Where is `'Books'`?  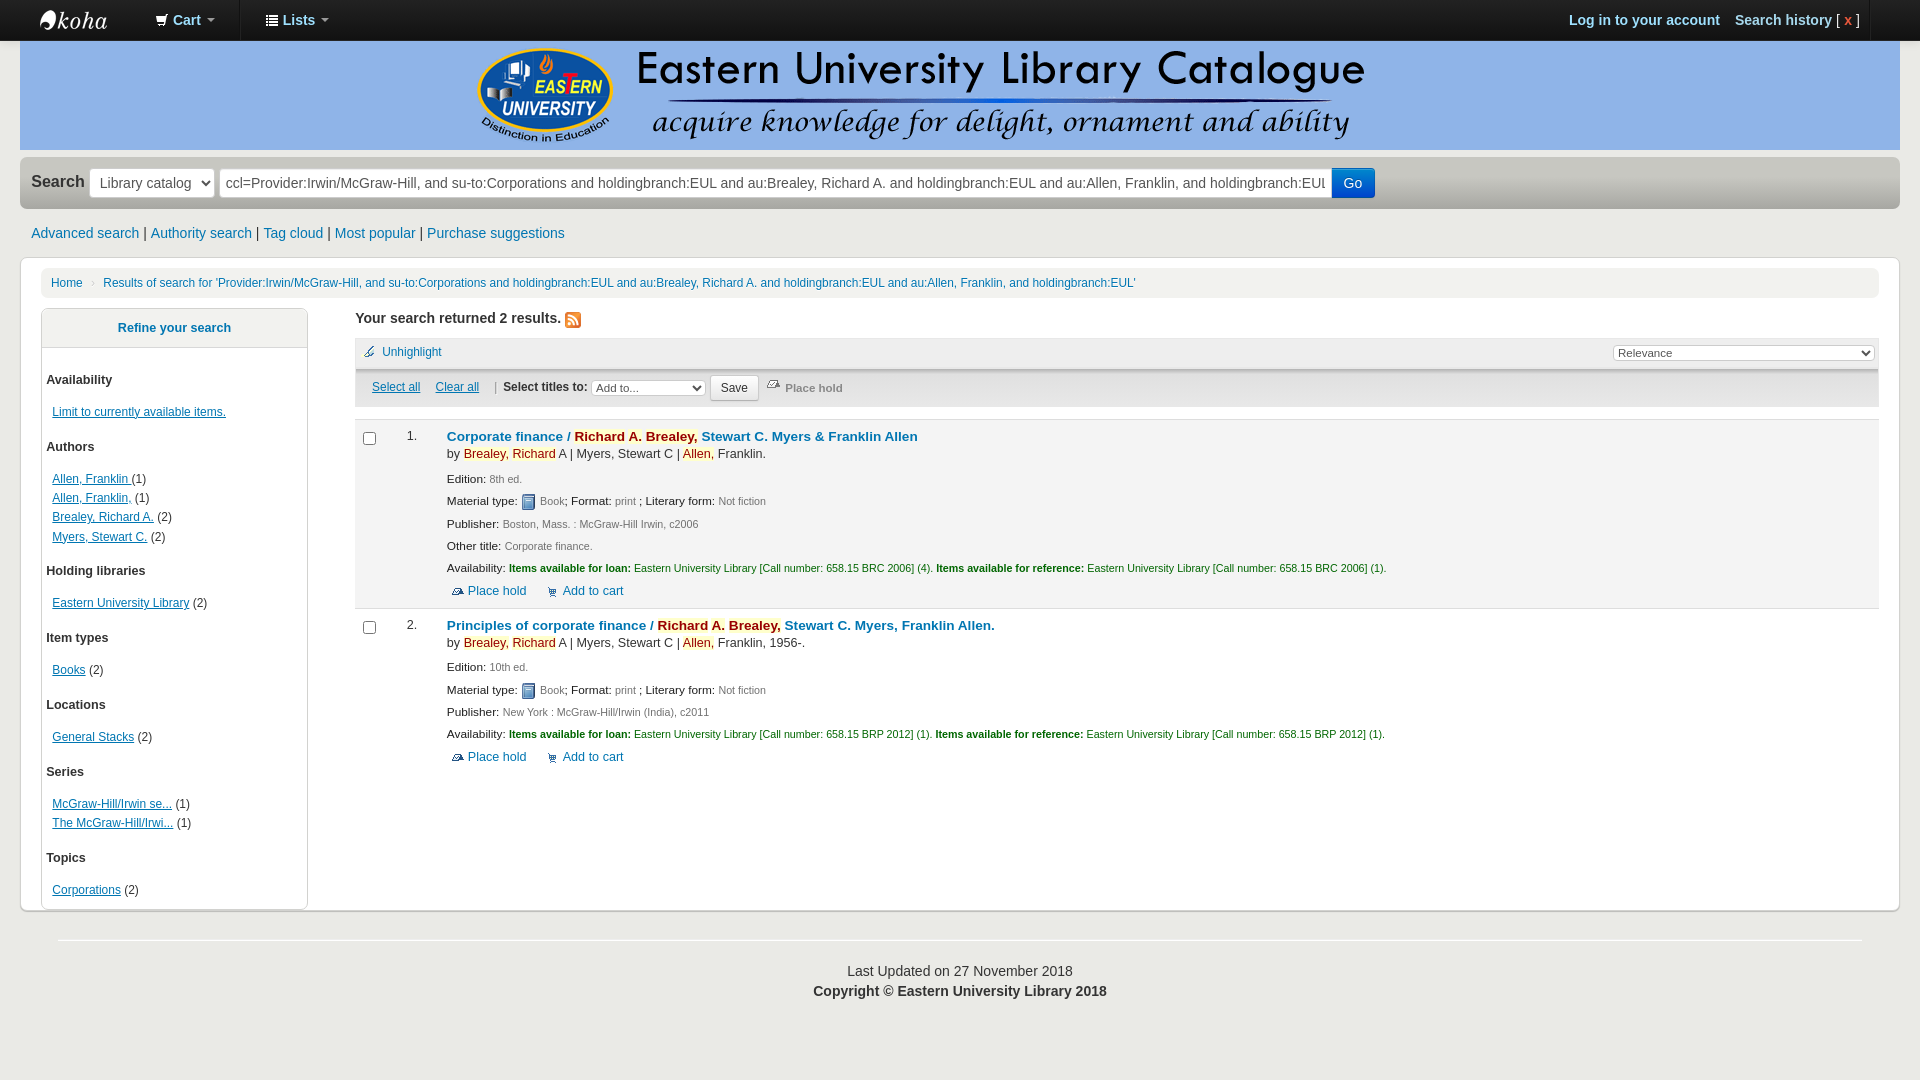 'Books' is located at coordinates (68, 670).